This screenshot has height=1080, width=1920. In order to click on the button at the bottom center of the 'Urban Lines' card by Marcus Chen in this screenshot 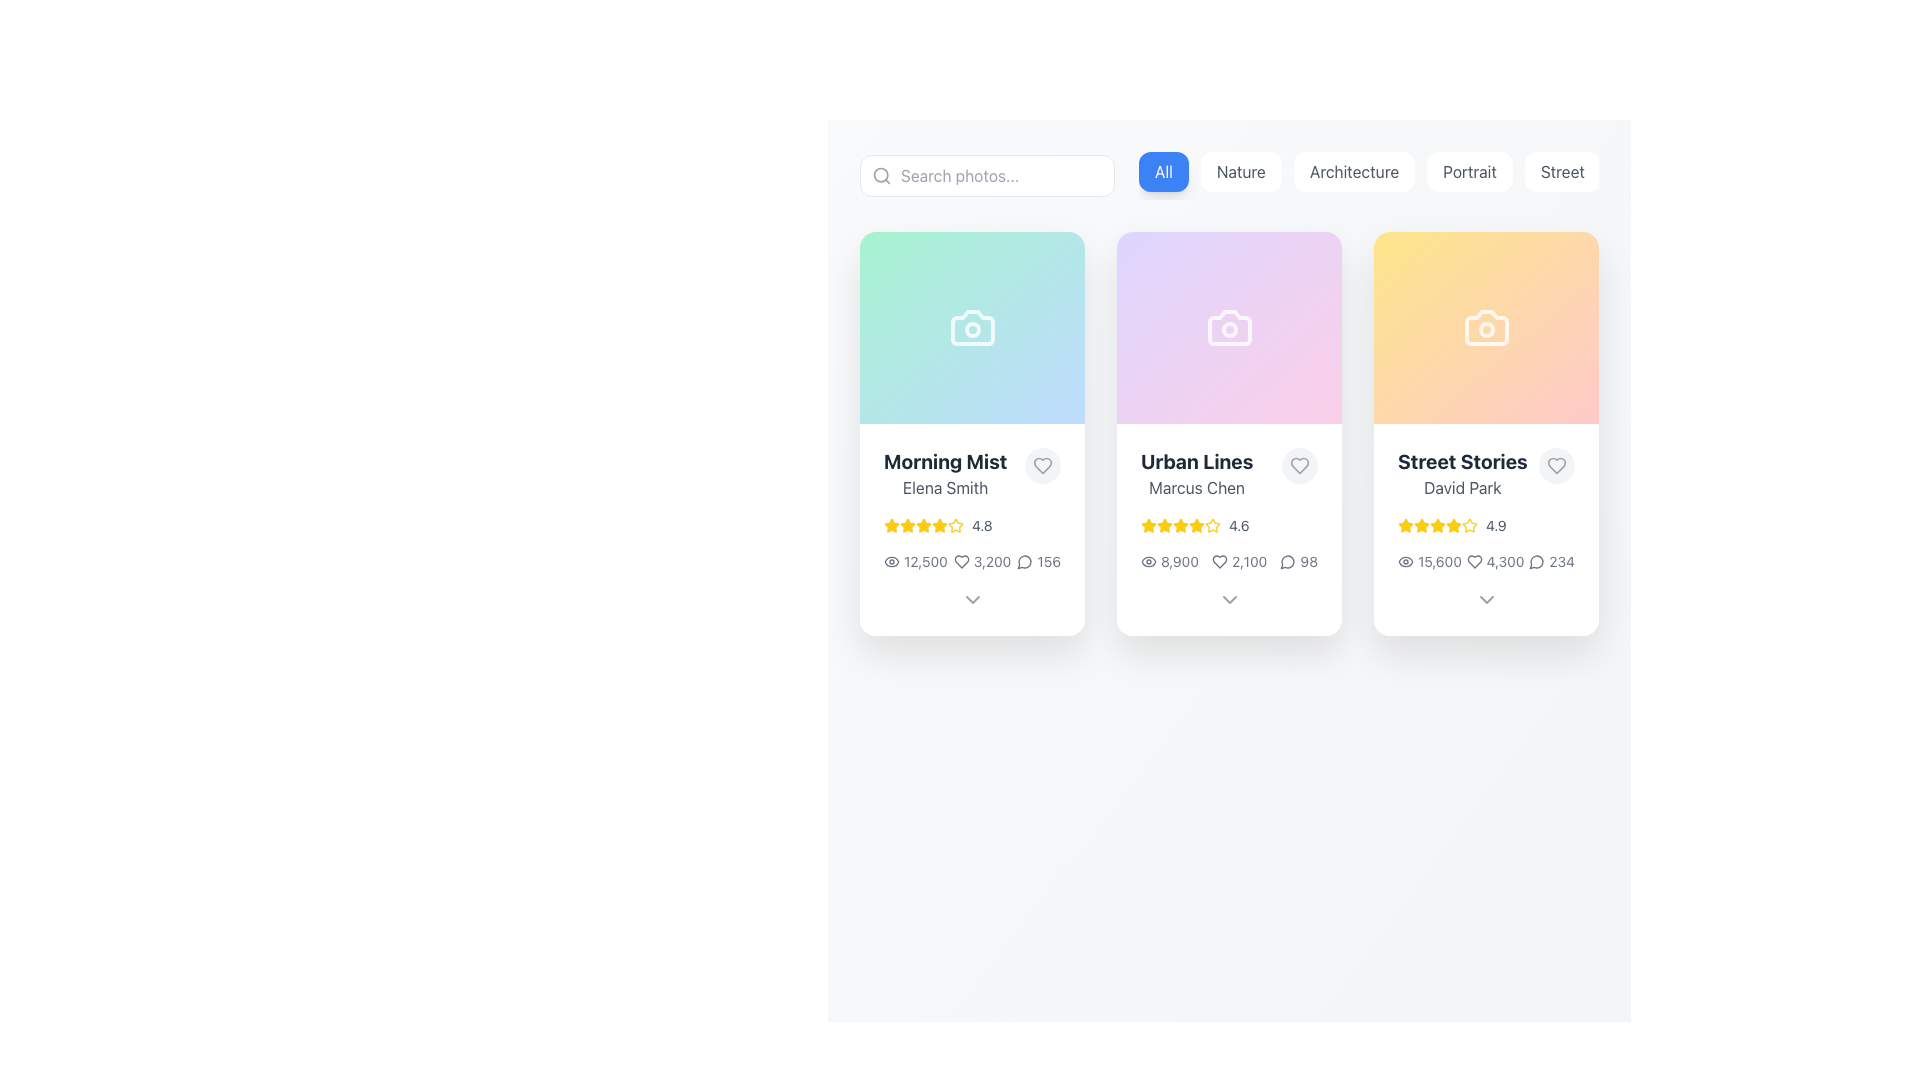, I will do `click(1228, 599)`.